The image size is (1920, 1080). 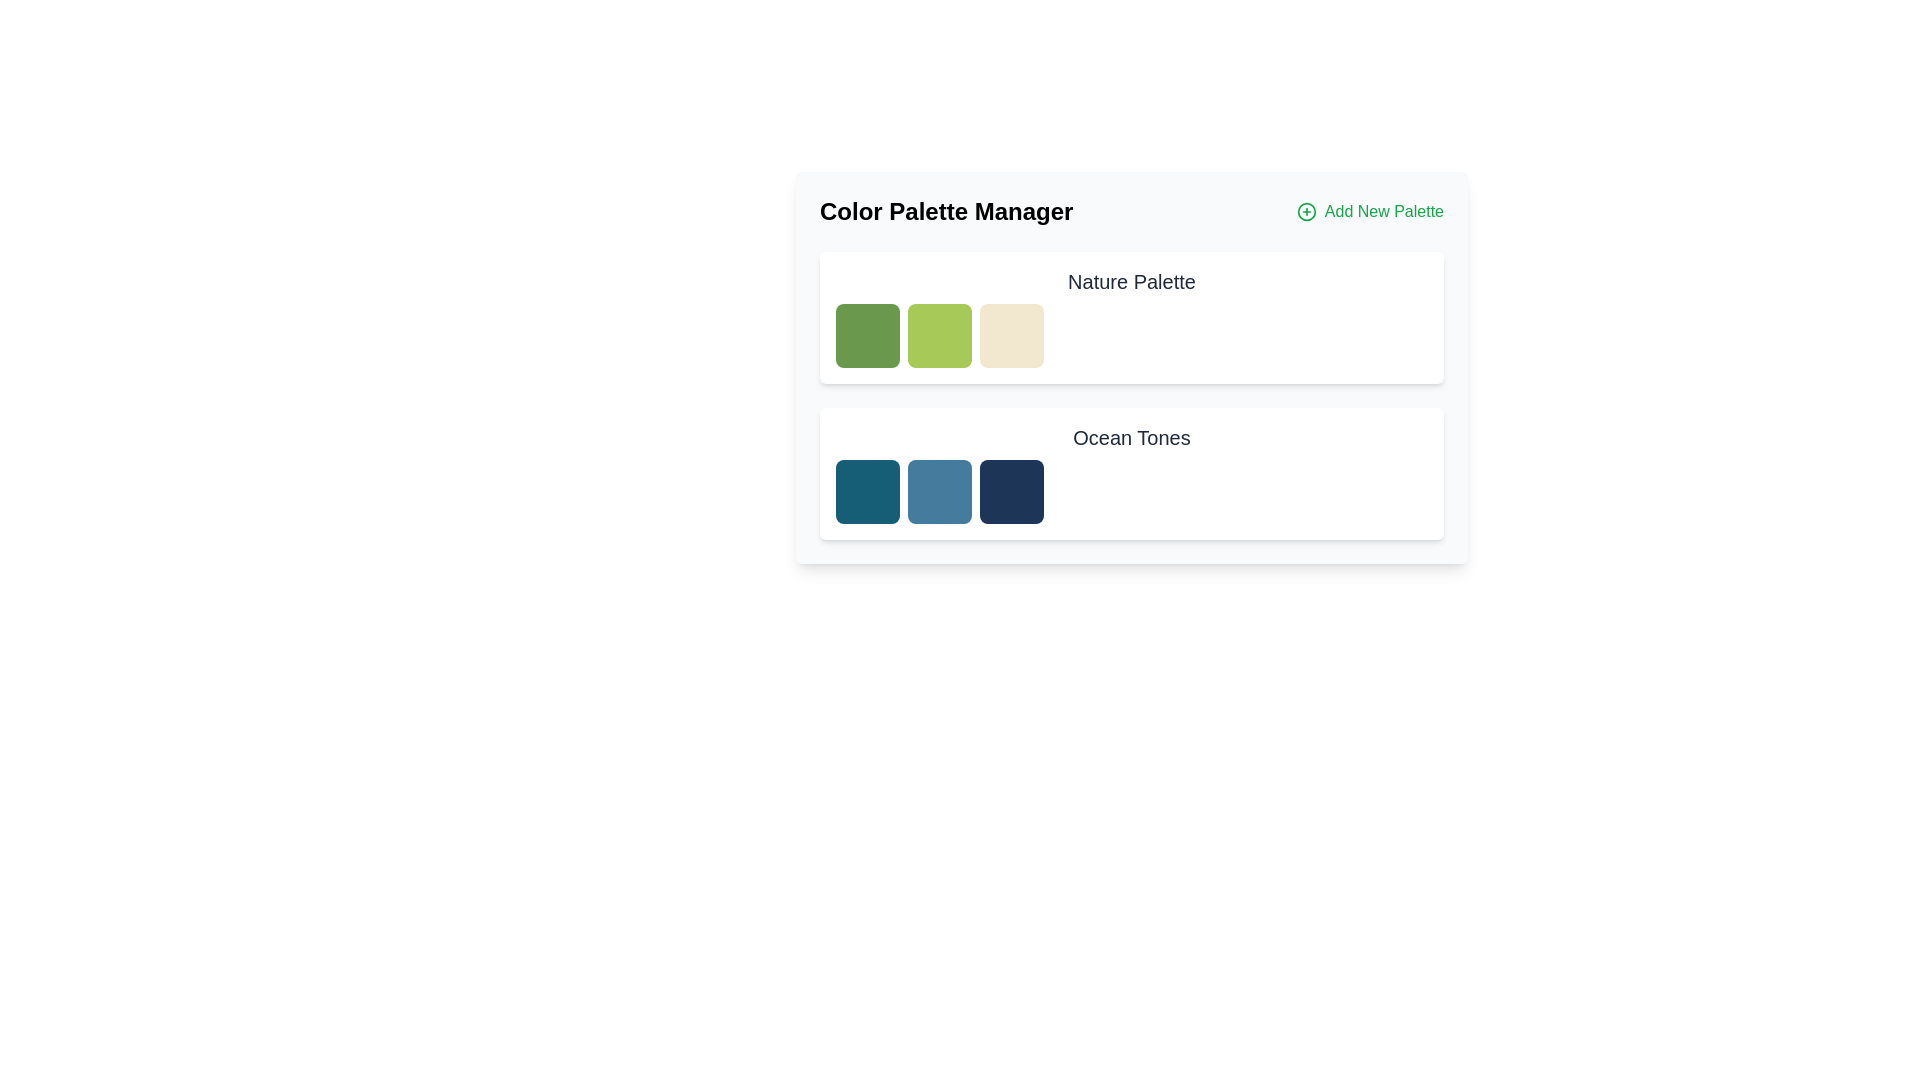 I want to click on the third color swatch in the 'Ocean Tones' section, so click(x=1012, y=492).